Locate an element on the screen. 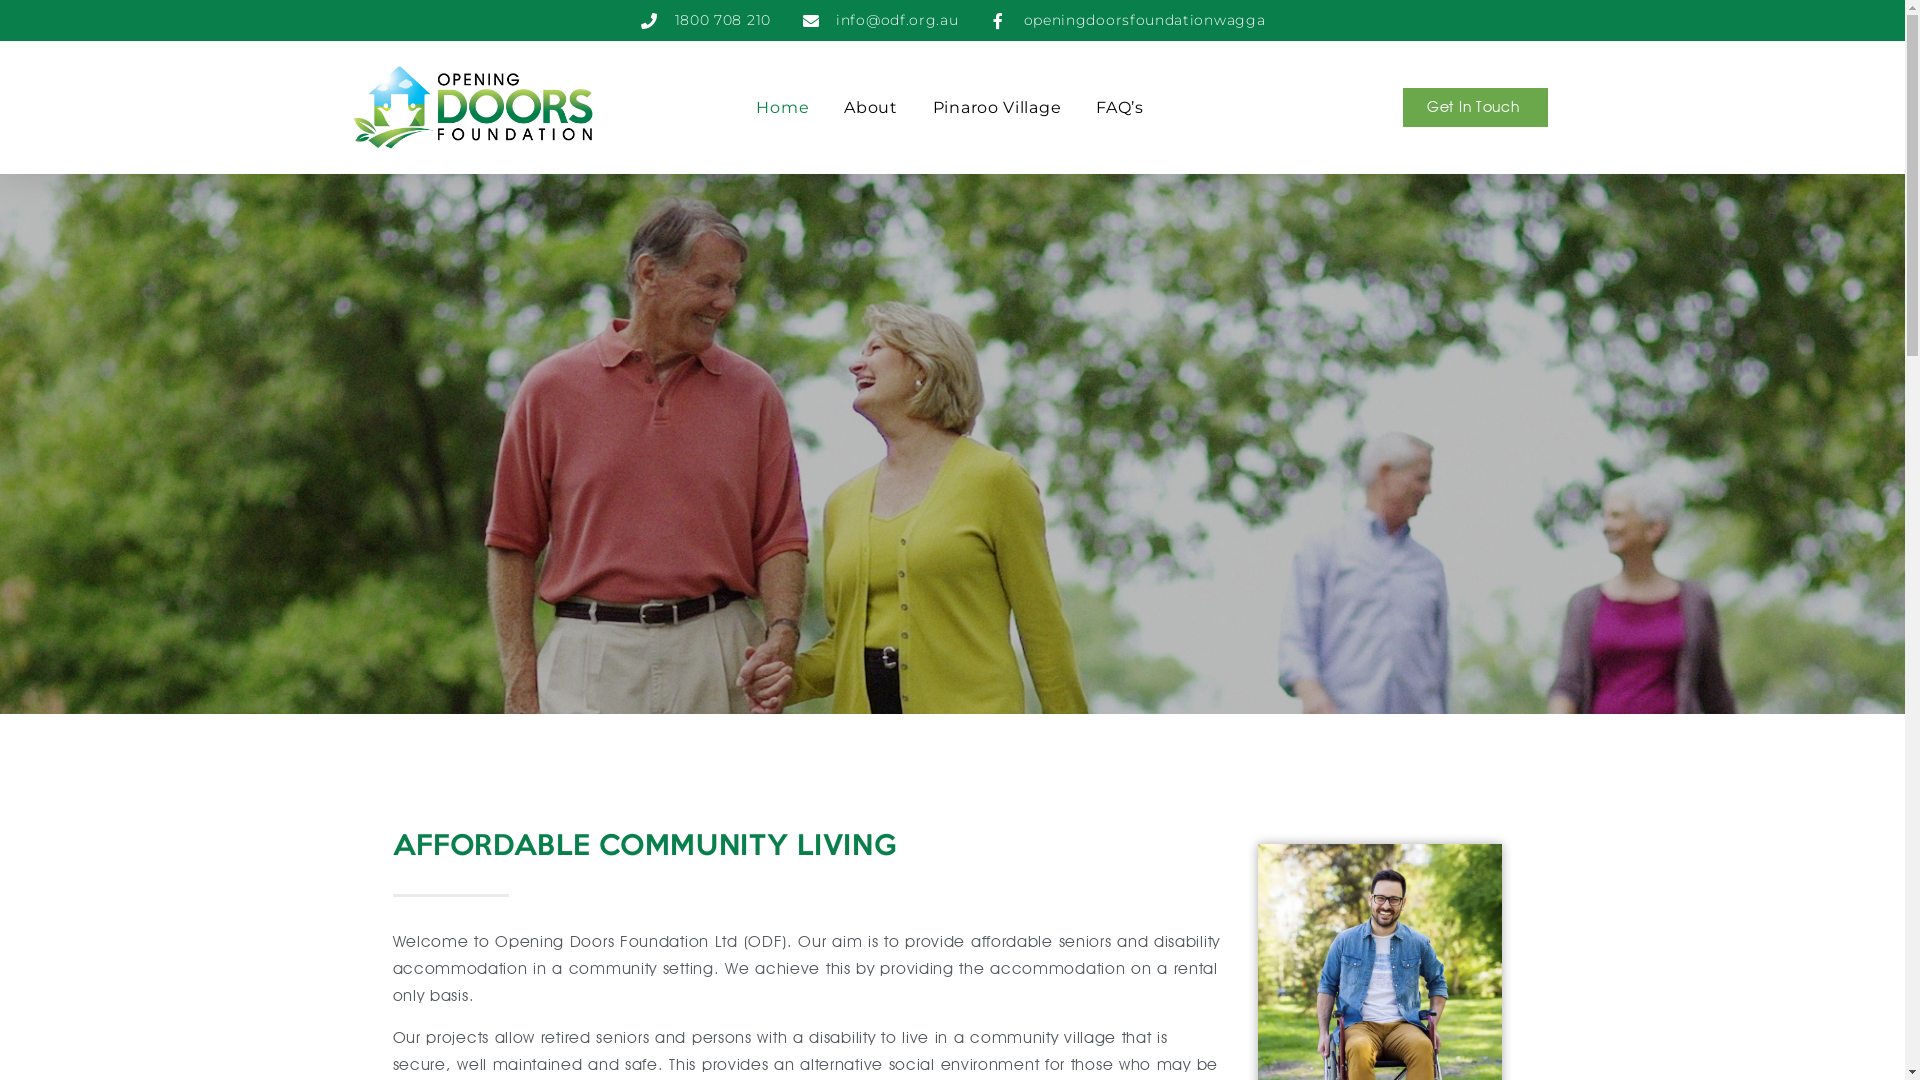 Image resolution: width=1920 pixels, height=1080 pixels. '1800 708 210' is located at coordinates (705, 20).